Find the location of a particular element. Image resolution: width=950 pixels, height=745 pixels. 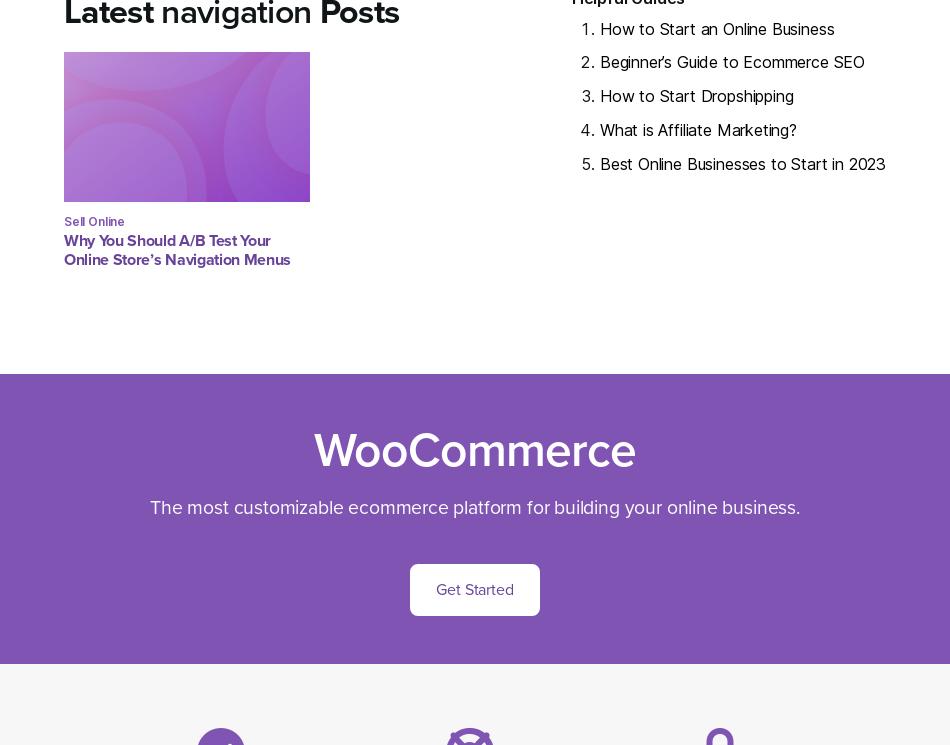

'Why You Should A/B Test Your Online Store’s Navigation Menus' is located at coordinates (177, 249).